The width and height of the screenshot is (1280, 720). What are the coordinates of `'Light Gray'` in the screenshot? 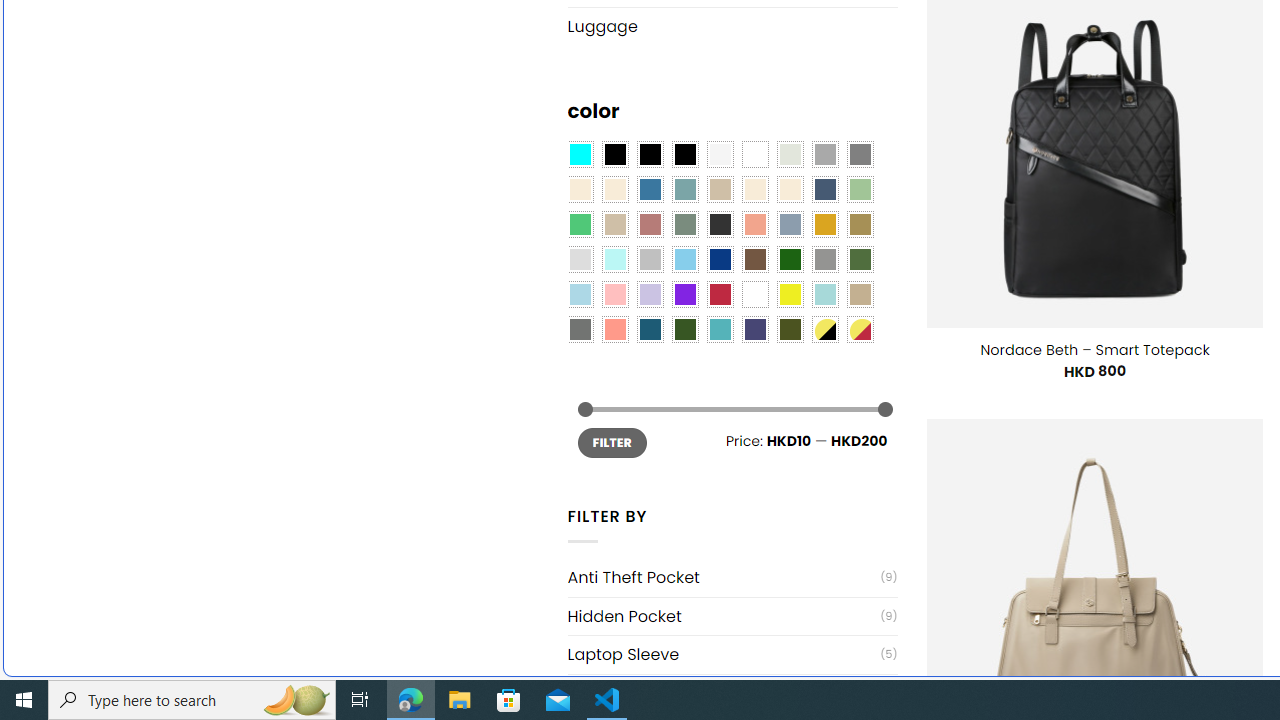 It's located at (578, 258).